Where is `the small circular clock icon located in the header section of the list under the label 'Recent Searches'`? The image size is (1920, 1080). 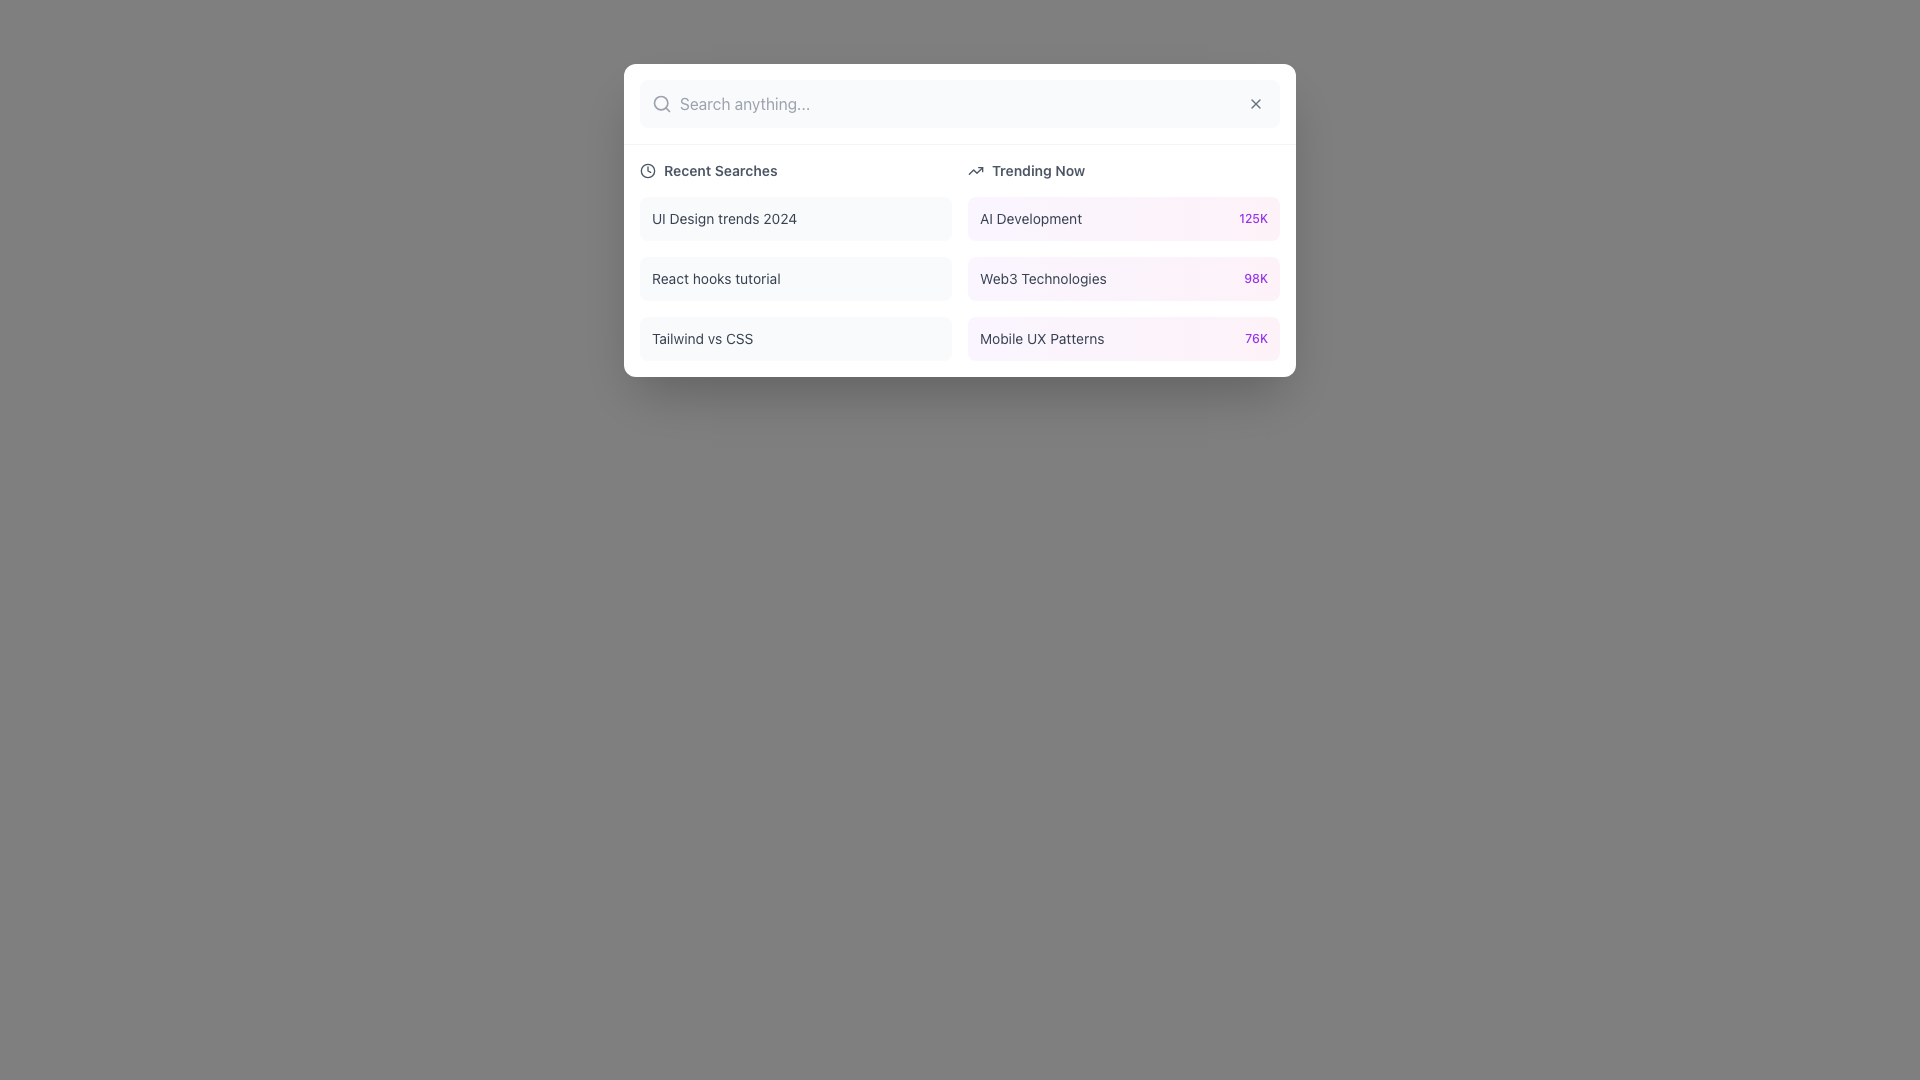 the small circular clock icon located in the header section of the list under the label 'Recent Searches' is located at coordinates (648, 169).